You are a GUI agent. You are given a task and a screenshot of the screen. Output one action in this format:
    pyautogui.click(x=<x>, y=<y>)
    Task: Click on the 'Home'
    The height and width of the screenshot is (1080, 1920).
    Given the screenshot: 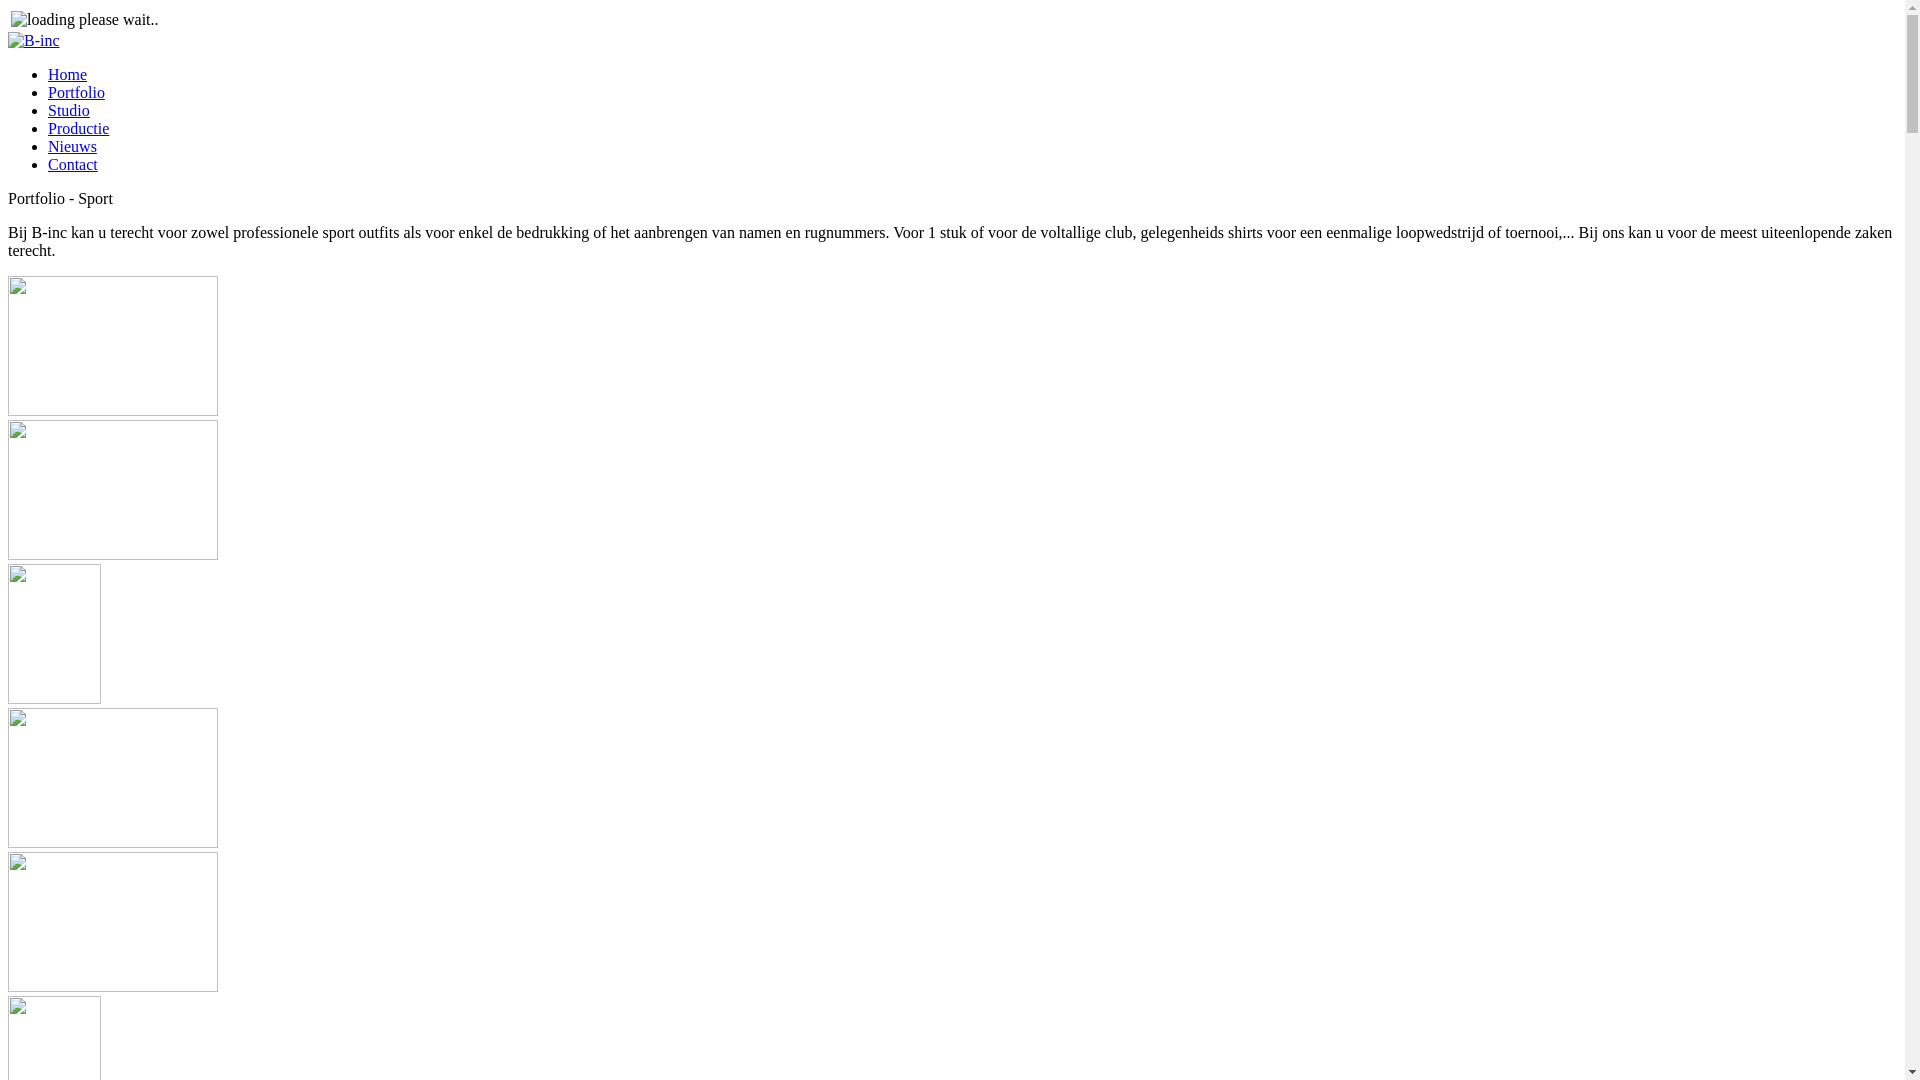 What is the action you would take?
    pyautogui.click(x=67, y=73)
    